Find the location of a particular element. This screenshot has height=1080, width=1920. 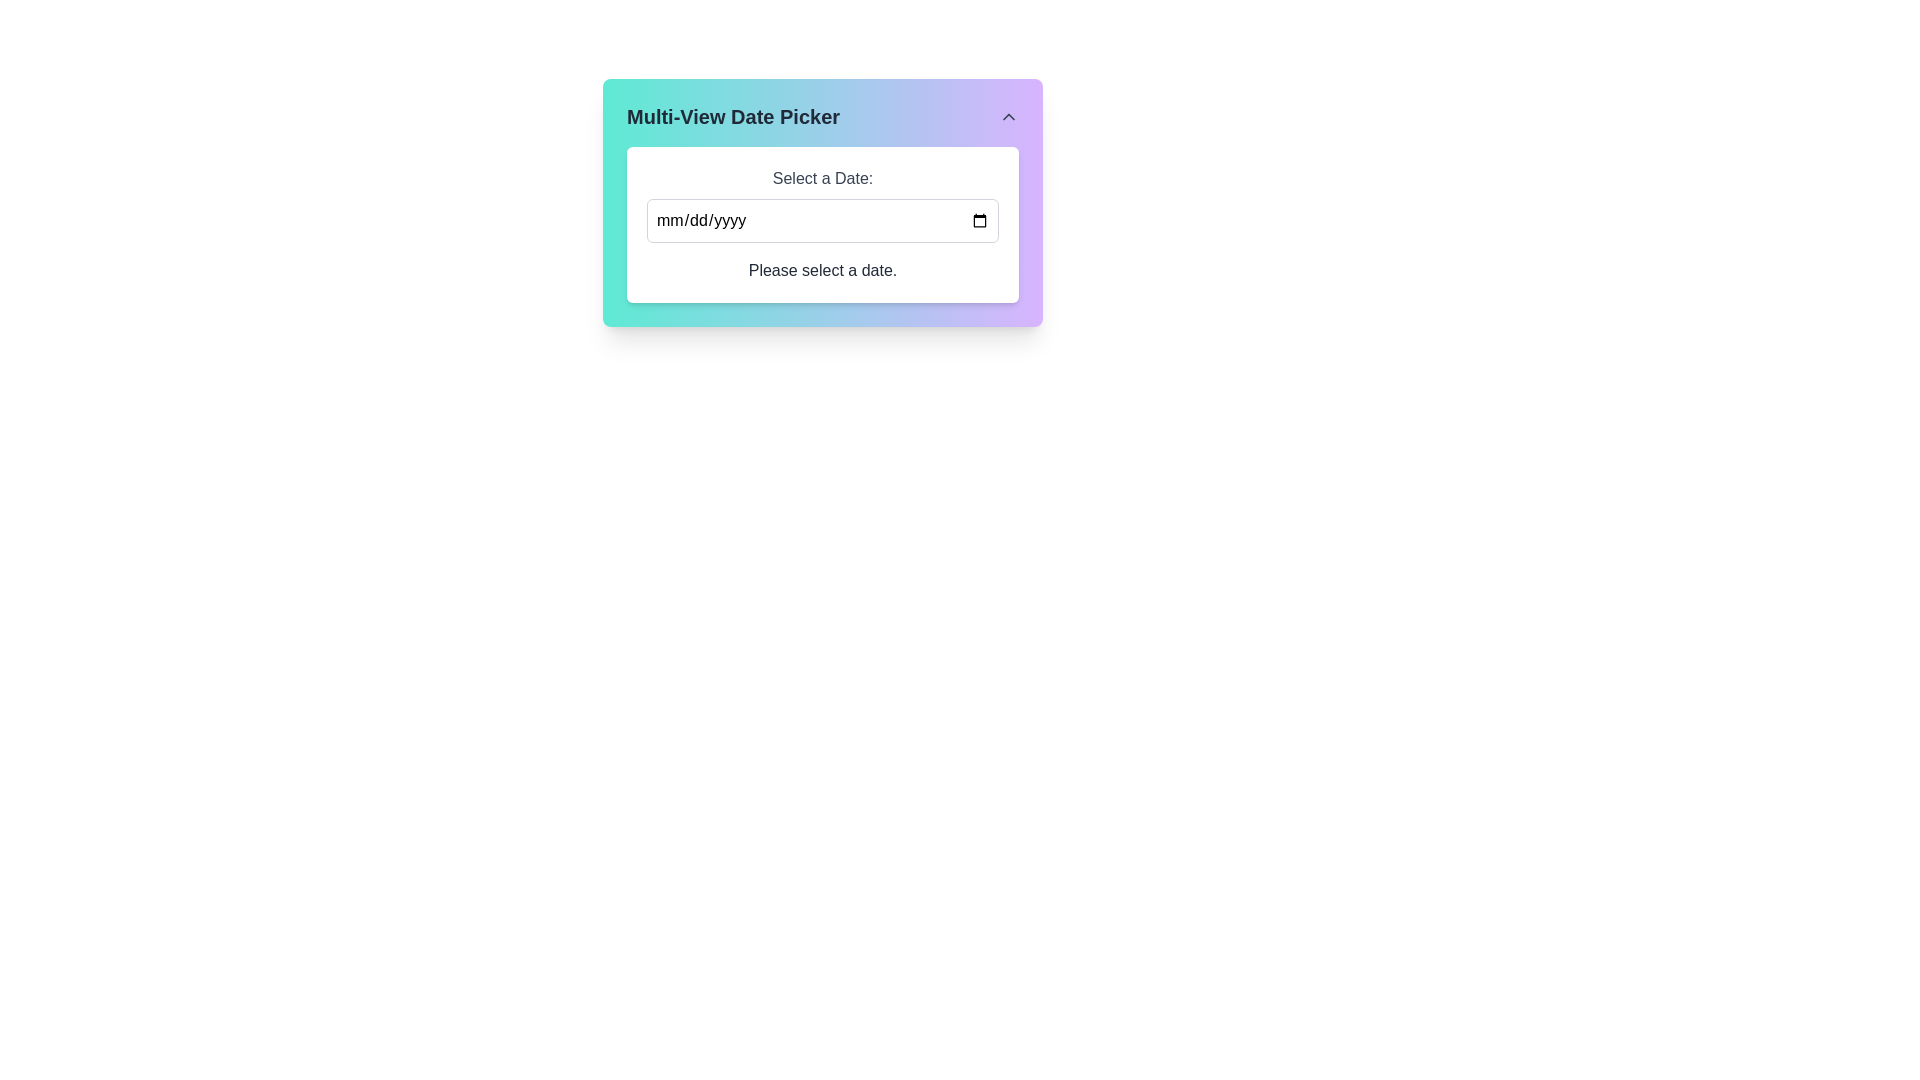

the rectangular date input field labeled 'Select a Date' is located at coordinates (822, 220).